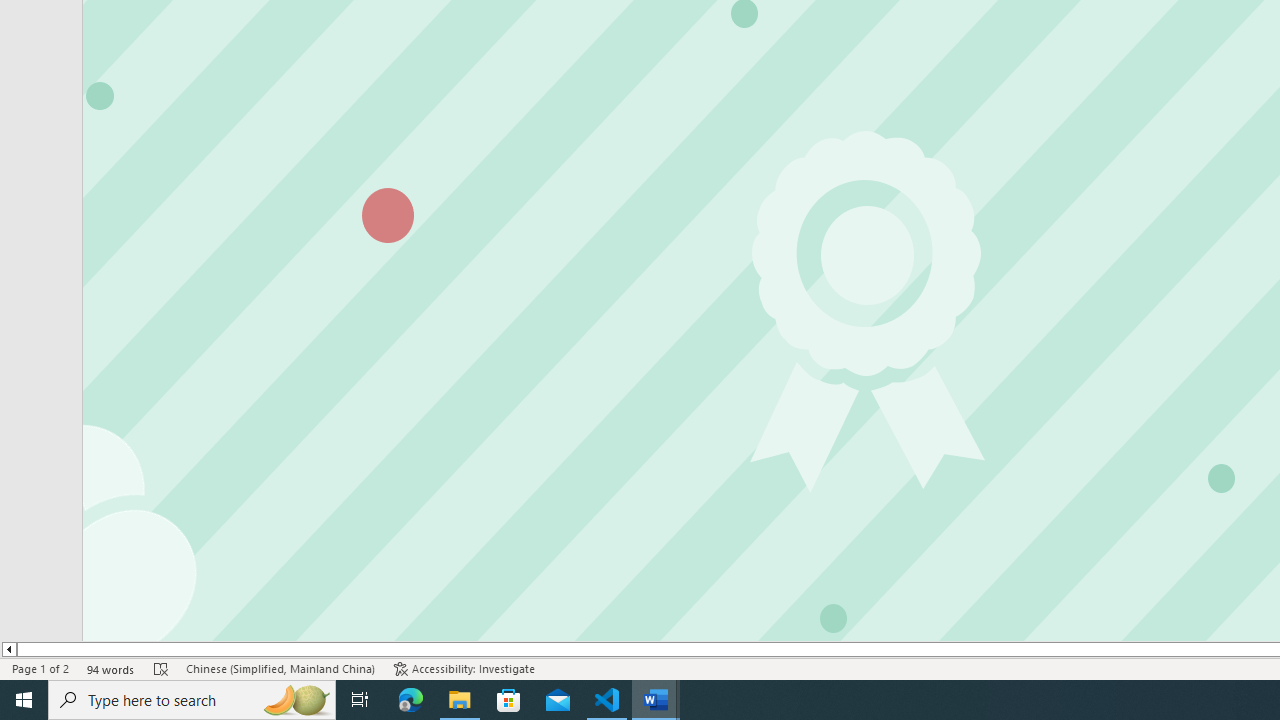 The width and height of the screenshot is (1280, 720). What do you see at coordinates (110, 669) in the screenshot?
I see `'Word Count 94 words'` at bounding box center [110, 669].